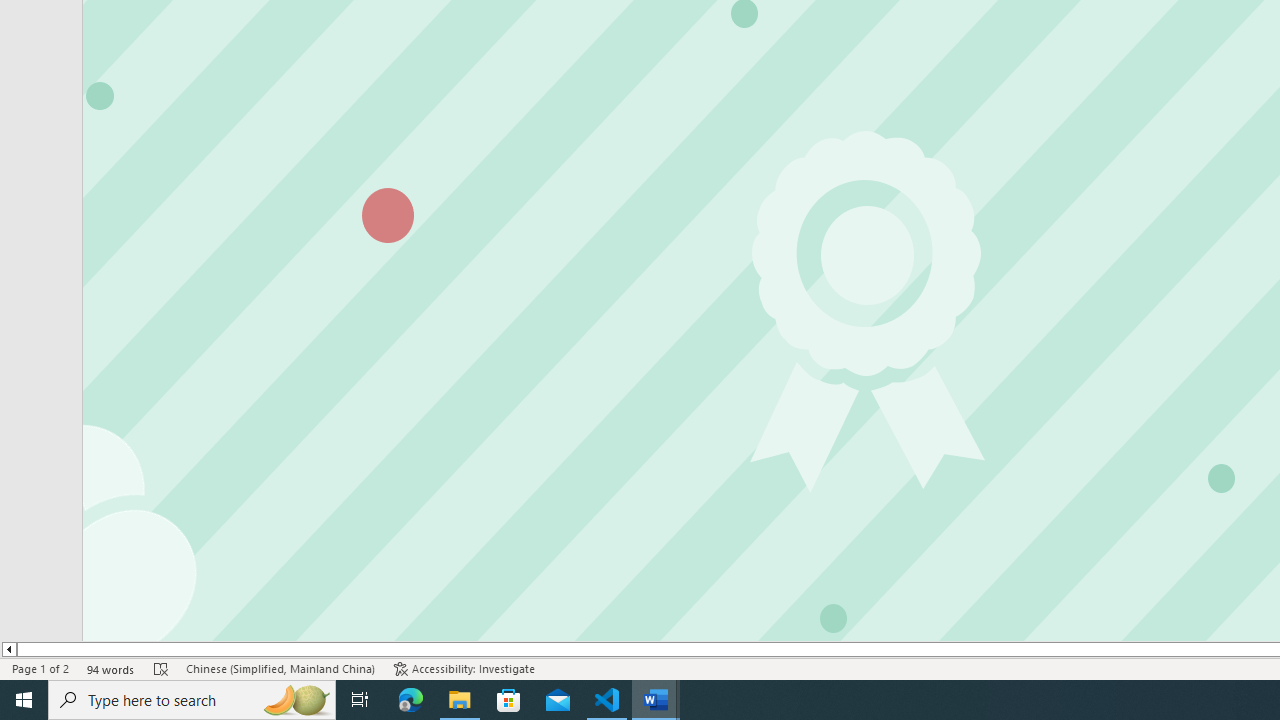 The width and height of the screenshot is (1280, 720). What do you see at coordinates (110, 669) in the screenshot?
I see `'Word Count 94 words'` at bounding box center [110, 669].